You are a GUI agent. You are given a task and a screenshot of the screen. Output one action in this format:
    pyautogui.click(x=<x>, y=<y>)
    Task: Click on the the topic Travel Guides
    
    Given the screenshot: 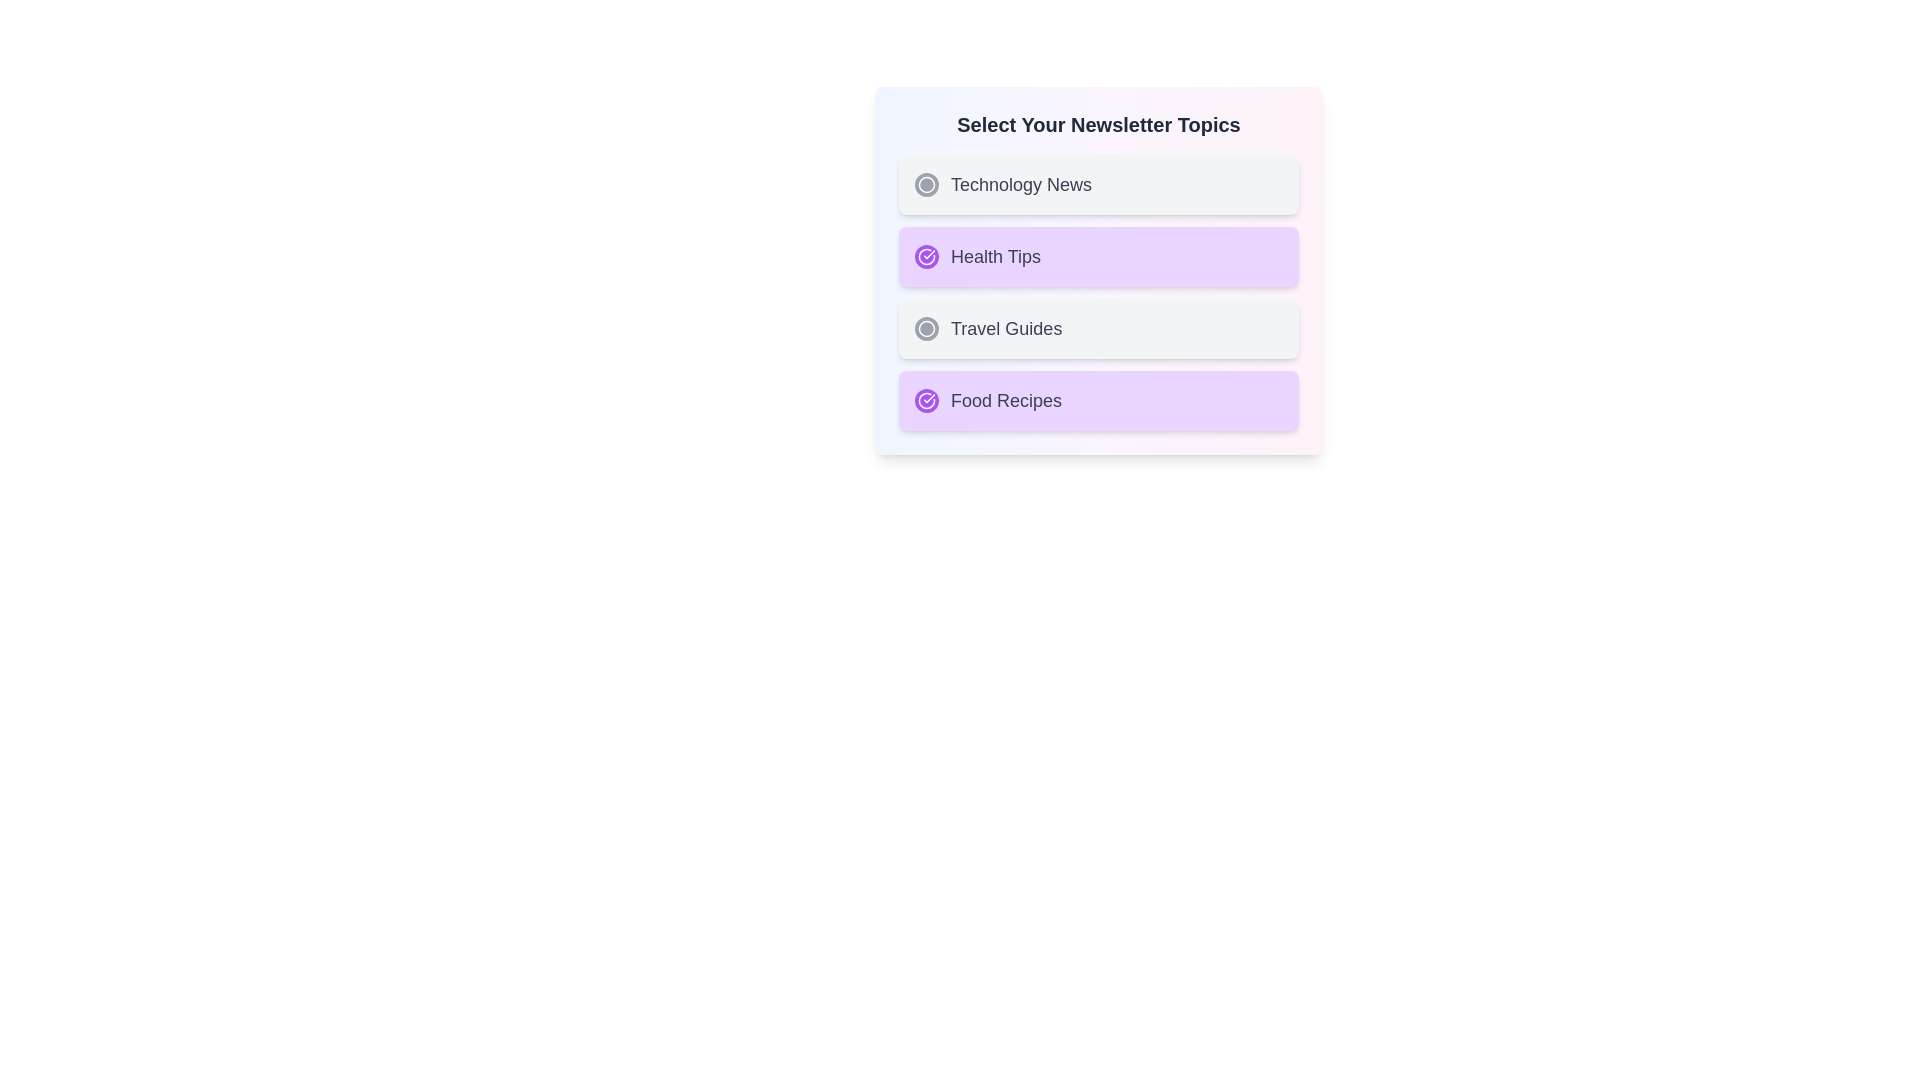 What is the action you would take?
    pyautogui.click(x=1098, y=327)
    